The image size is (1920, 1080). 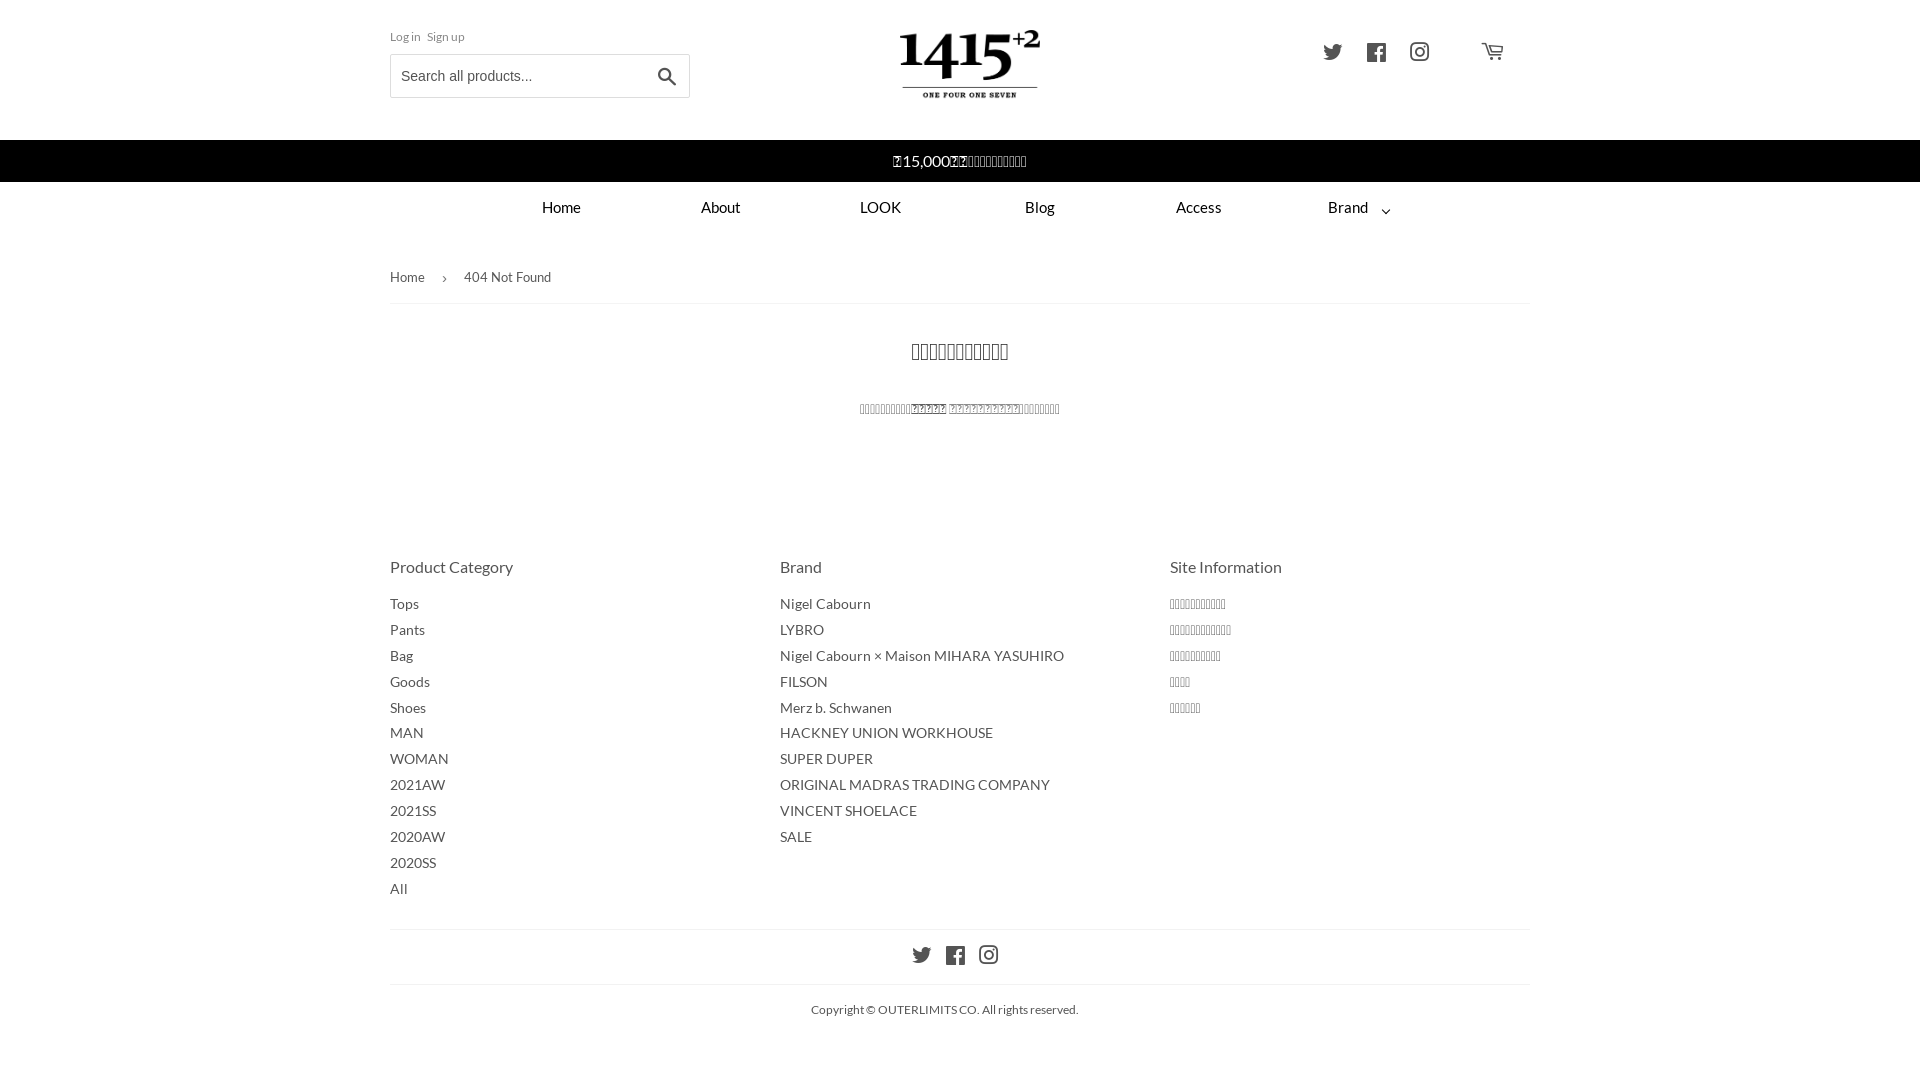 I want to click on 'HACKNEY UNION WORKHOUSE', so click(x=885, y=732).